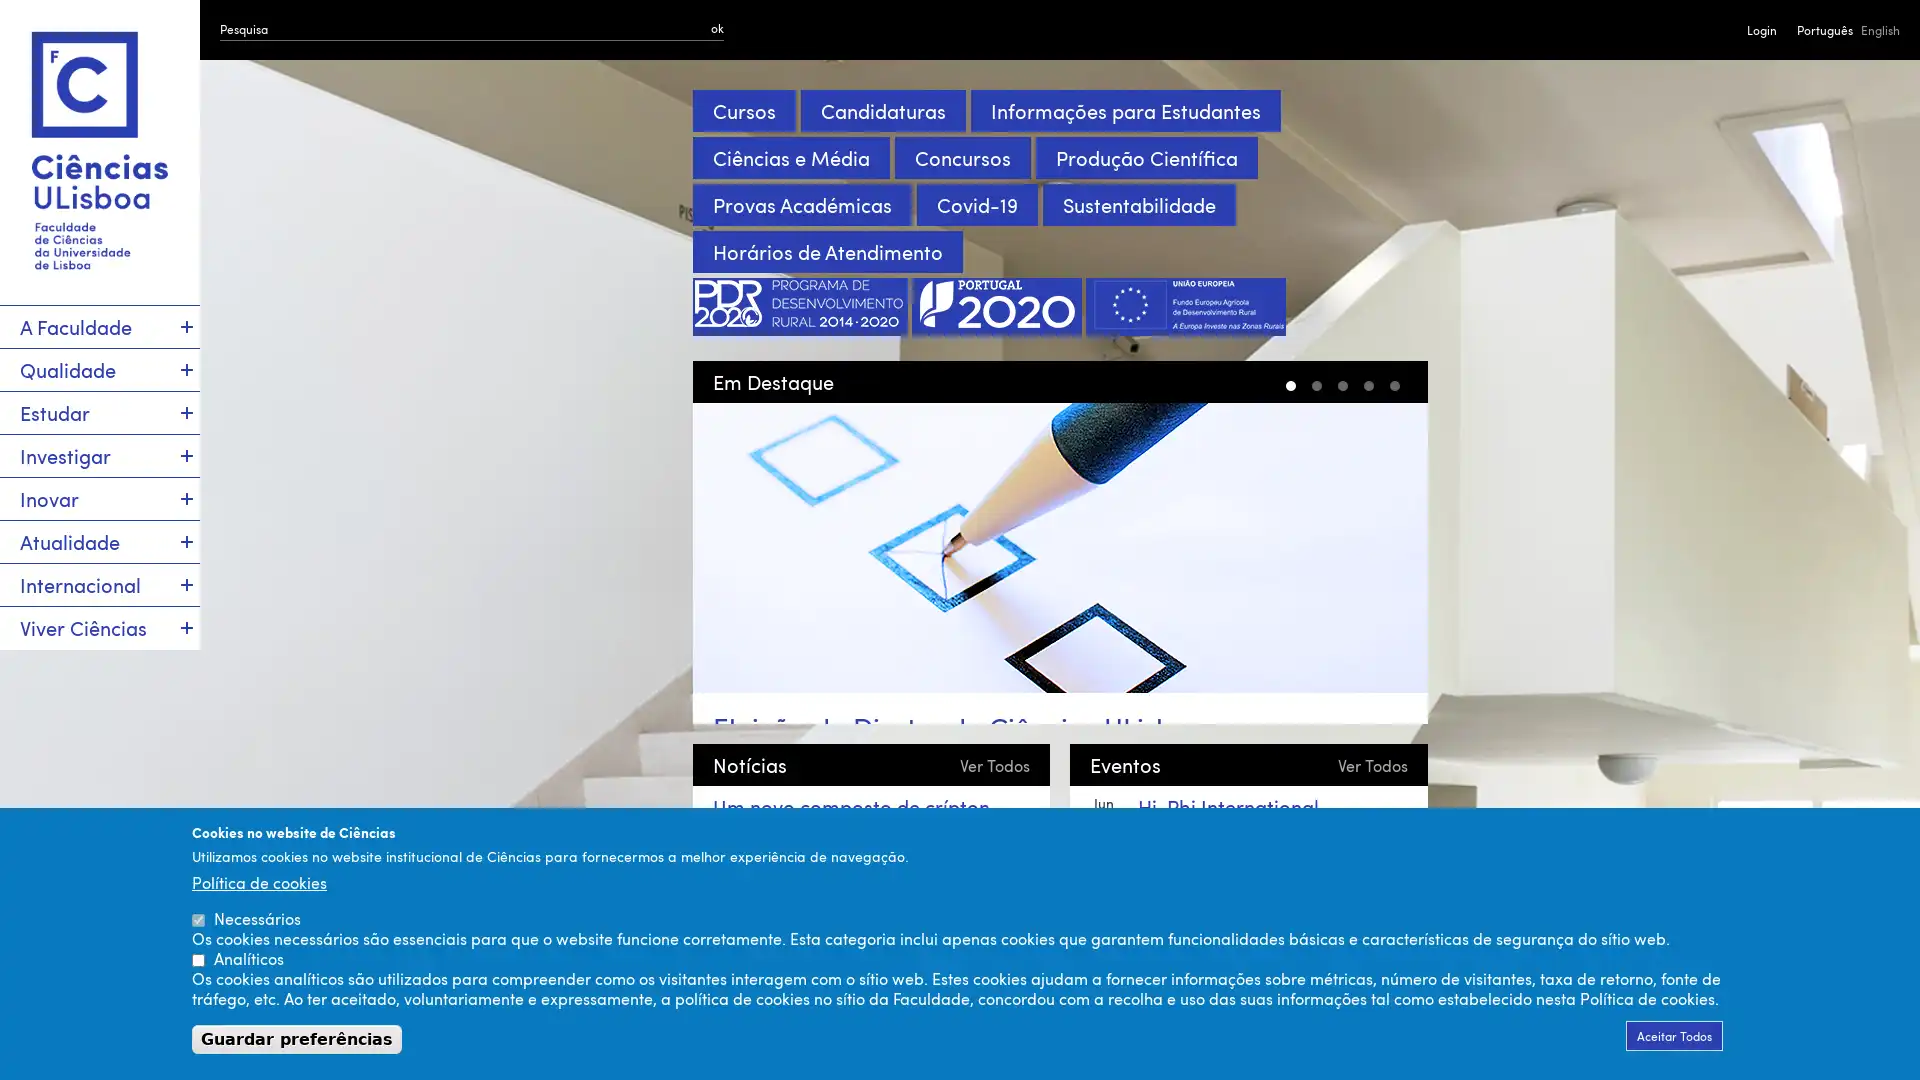 The image size is (1920, 1080). I want to click on Aceitar Todos, so click(1674, 1035).